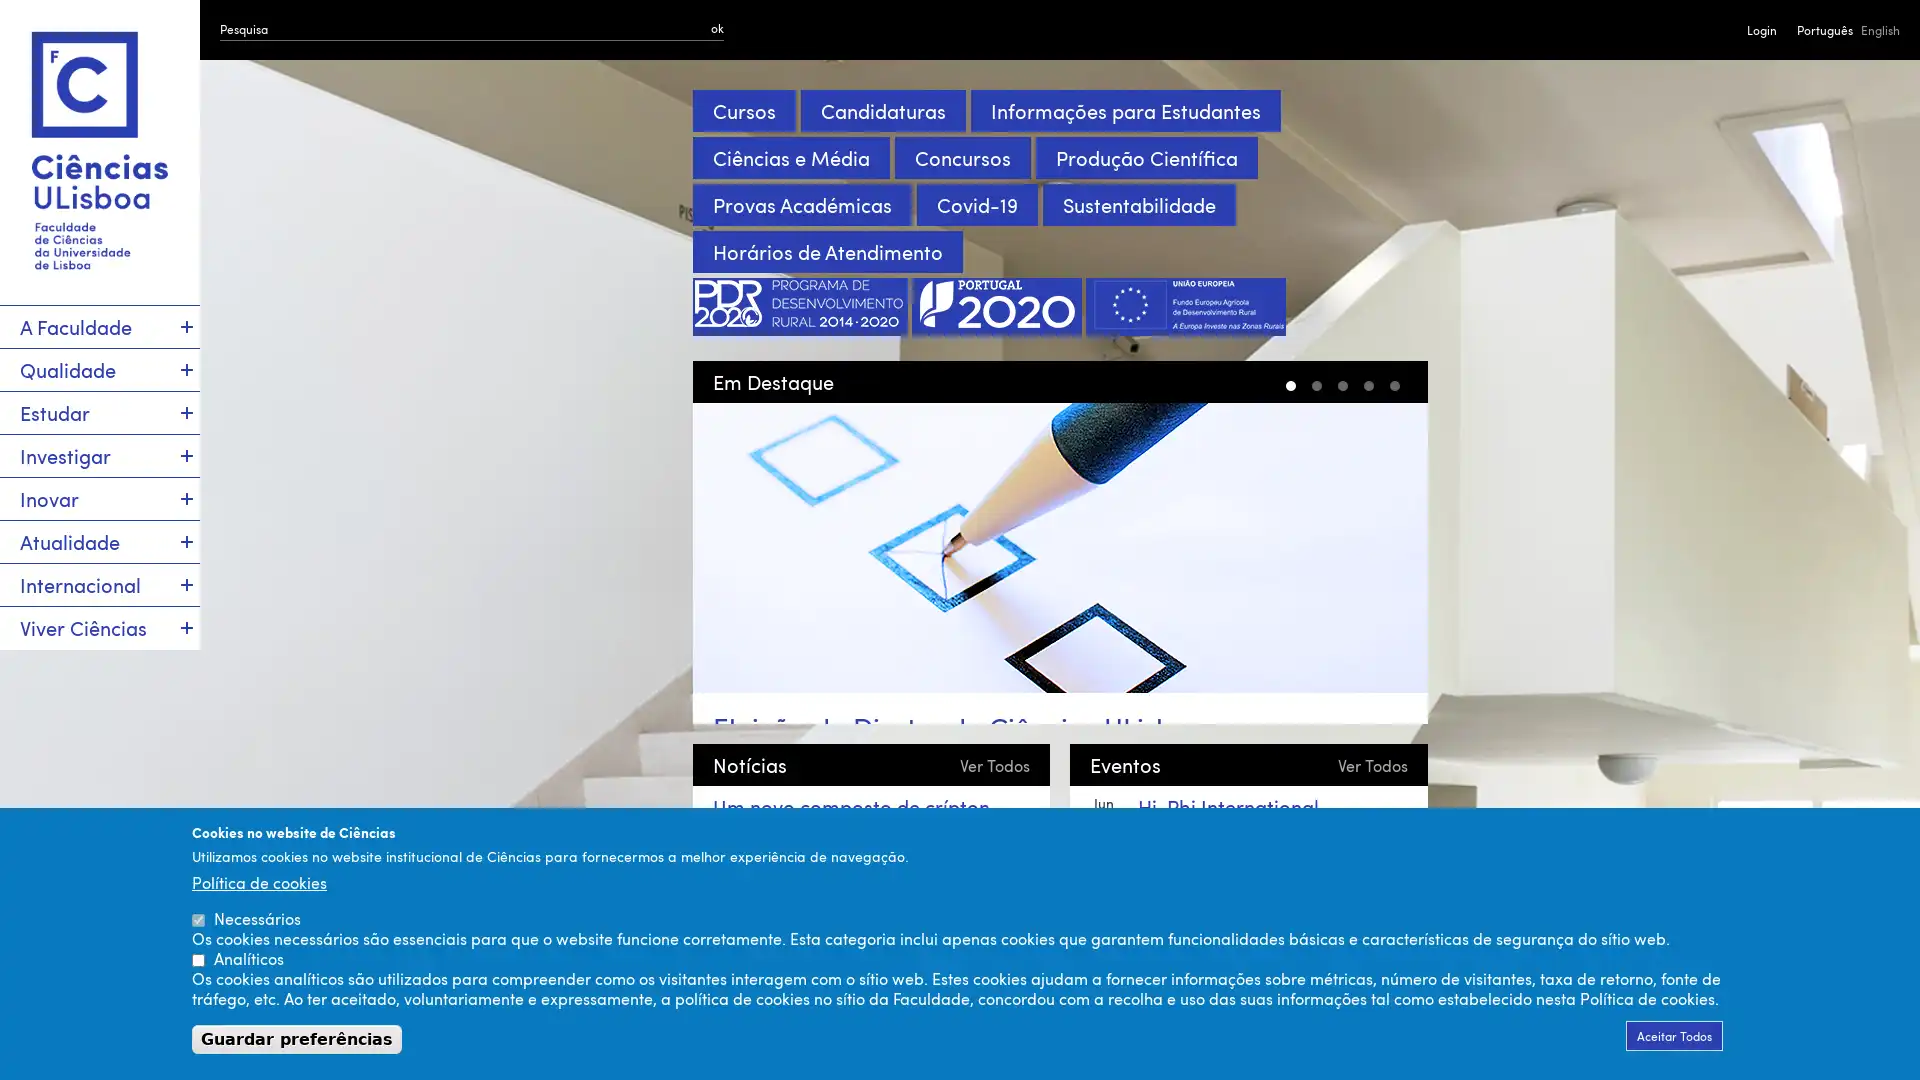 The image size is (1920, 1080). I want to click on Aceitar Todos, so click(1674, 1035).